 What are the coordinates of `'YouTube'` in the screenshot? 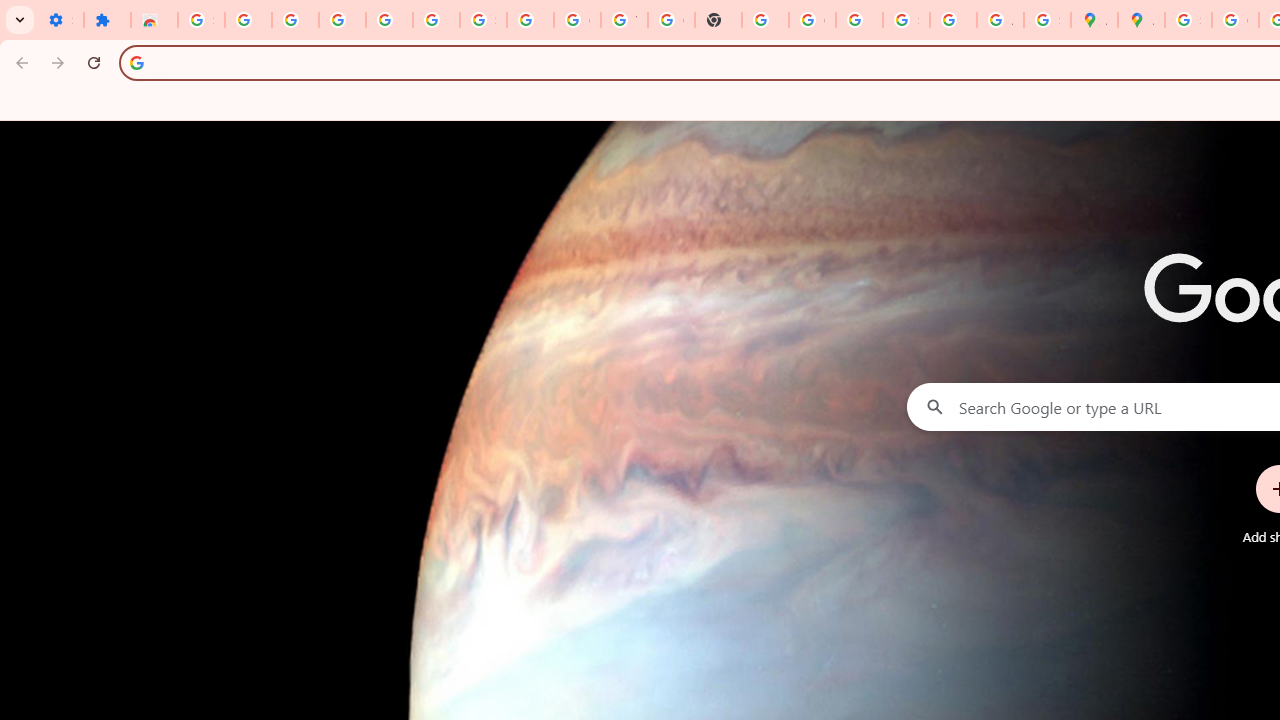 It's located at (623, 20).